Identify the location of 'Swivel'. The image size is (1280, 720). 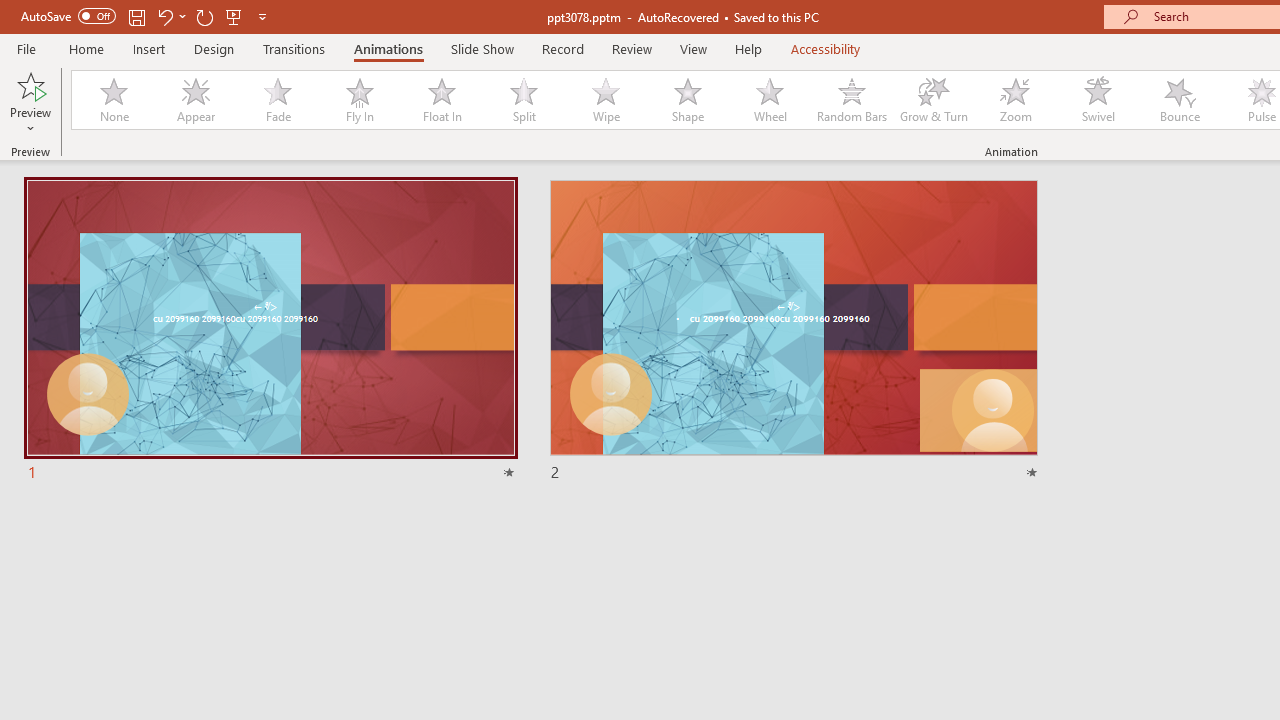
(1097, 100).